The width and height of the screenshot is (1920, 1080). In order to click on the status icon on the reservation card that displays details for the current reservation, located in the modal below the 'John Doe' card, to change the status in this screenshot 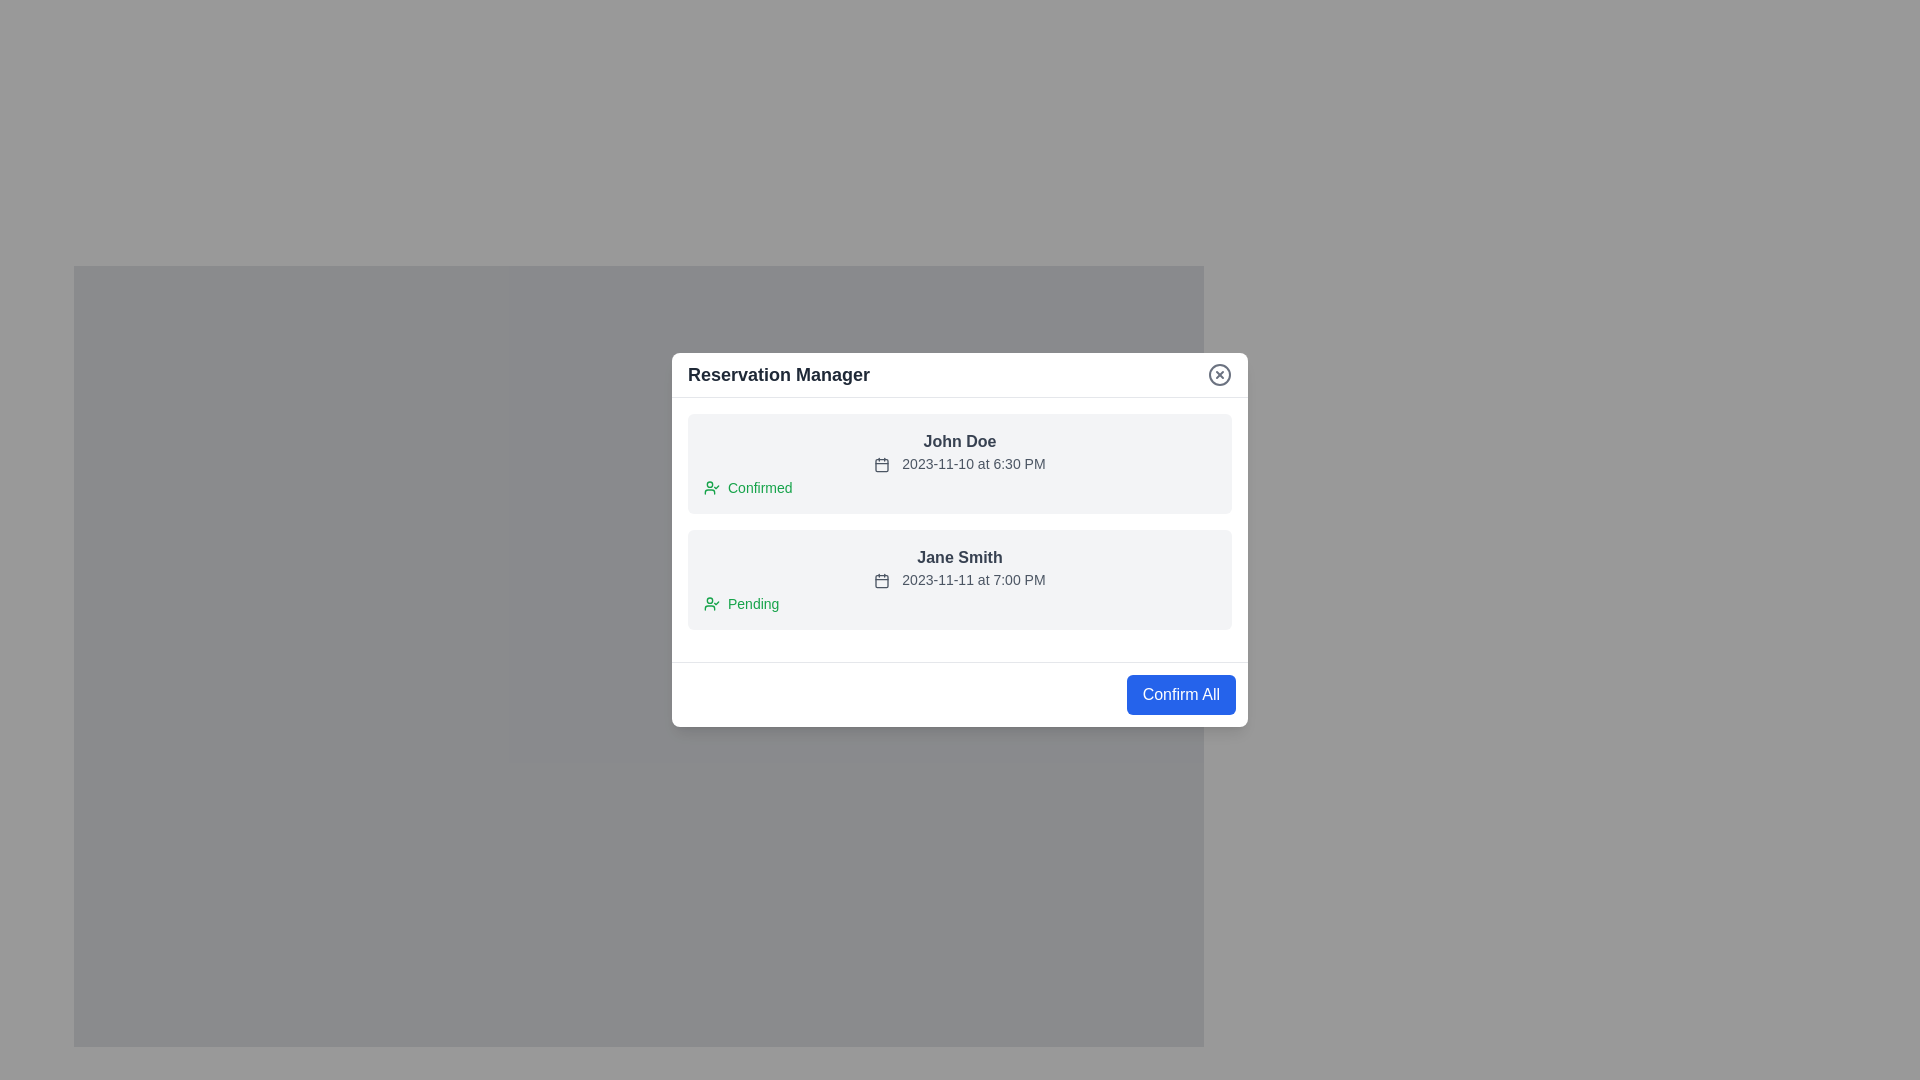, I will do `click(960, 540)`.